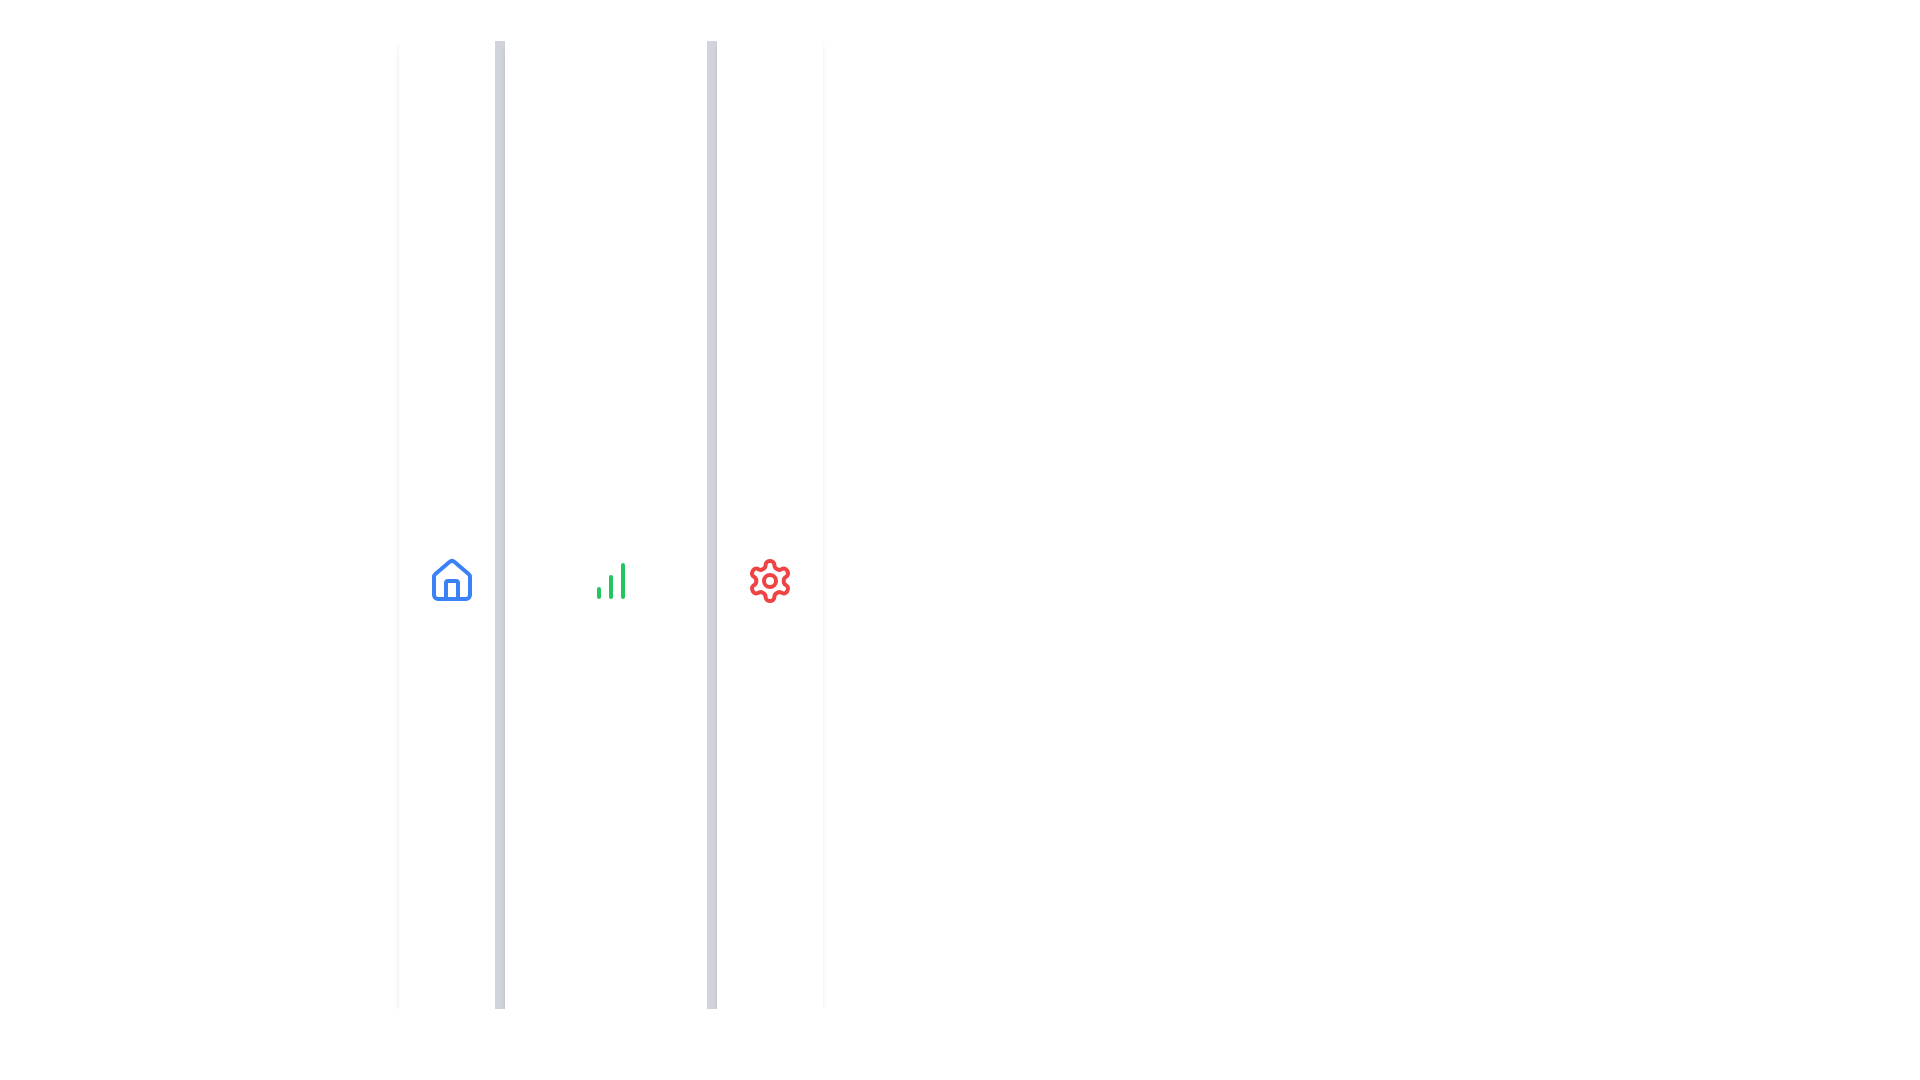 This screenshot has width=1920, height=1080. I want to click on the bar chart icon with three green vertical bars, so click(609, 581).